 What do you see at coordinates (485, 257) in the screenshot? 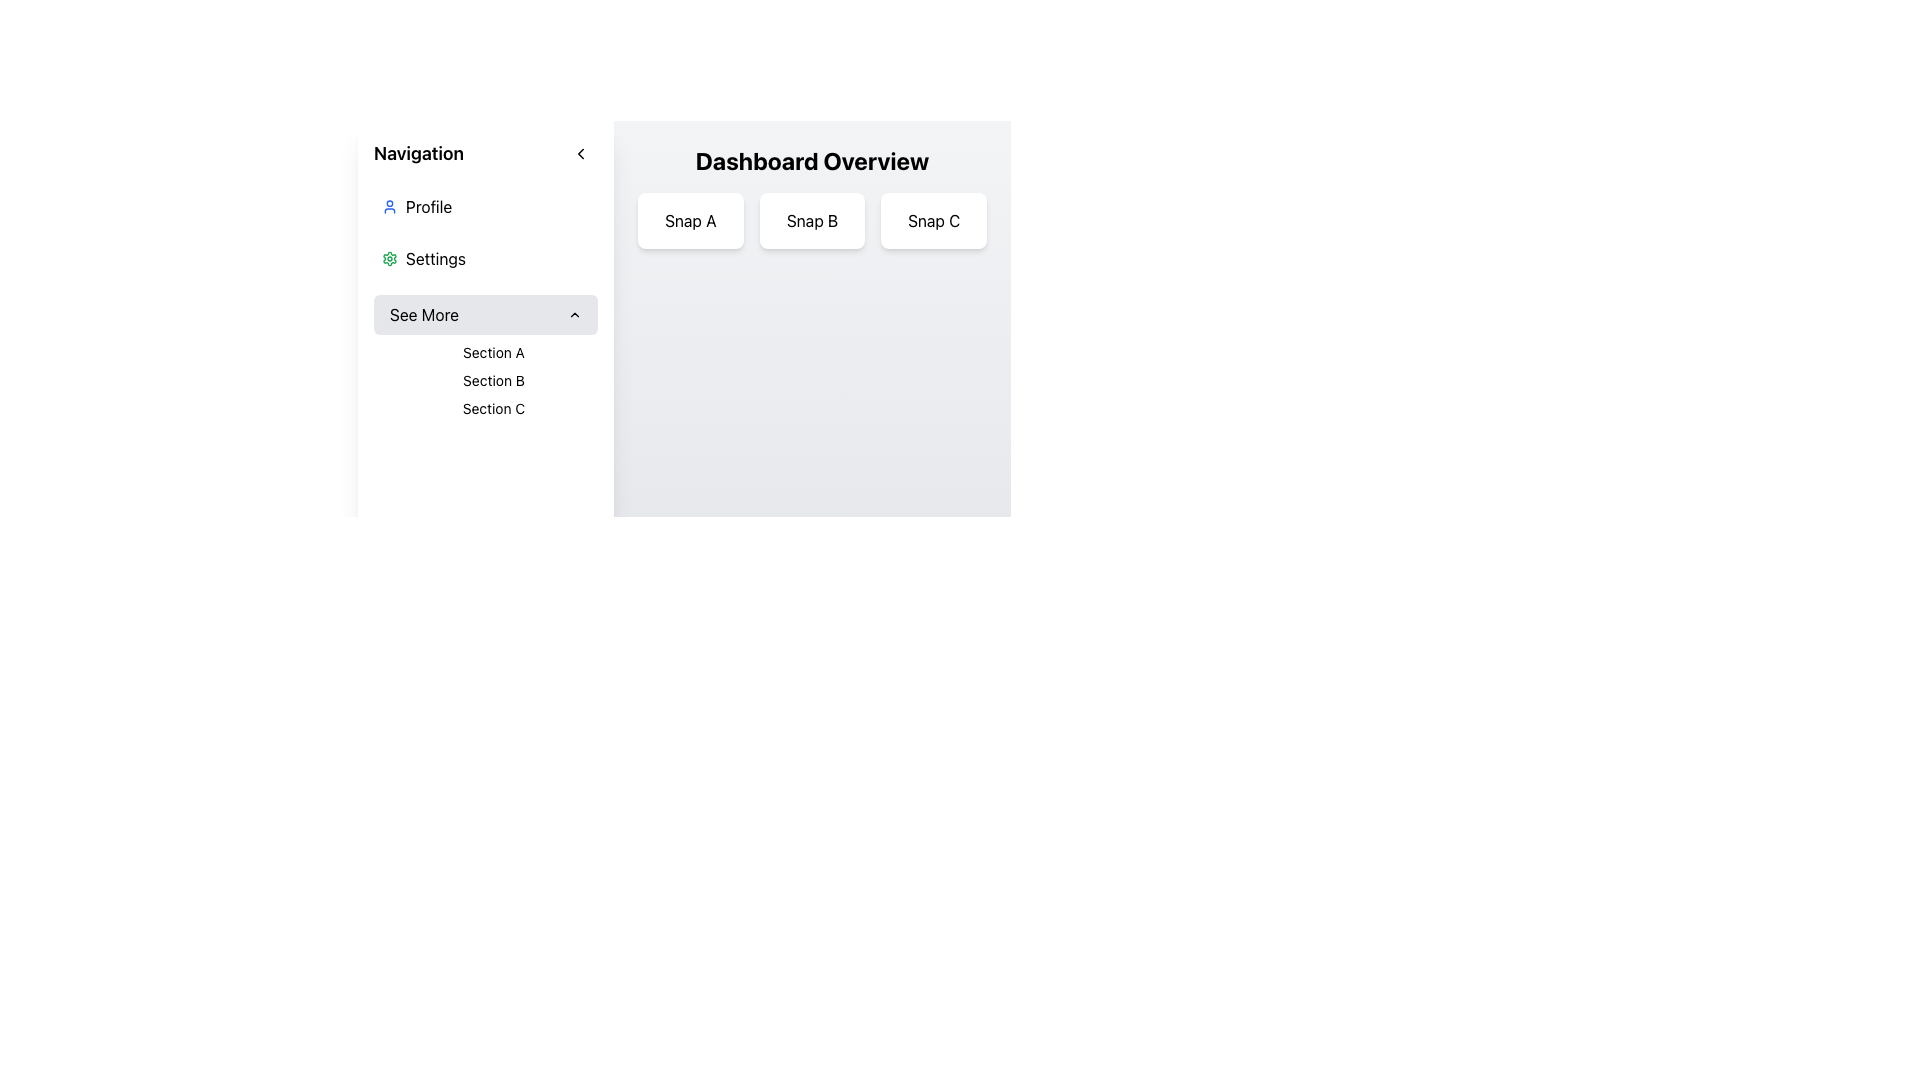
I see `the second menu item in the navigation menu, which is positioned below the 'Profile' item and above the 'See More' section` at bounding box center [485, 257].